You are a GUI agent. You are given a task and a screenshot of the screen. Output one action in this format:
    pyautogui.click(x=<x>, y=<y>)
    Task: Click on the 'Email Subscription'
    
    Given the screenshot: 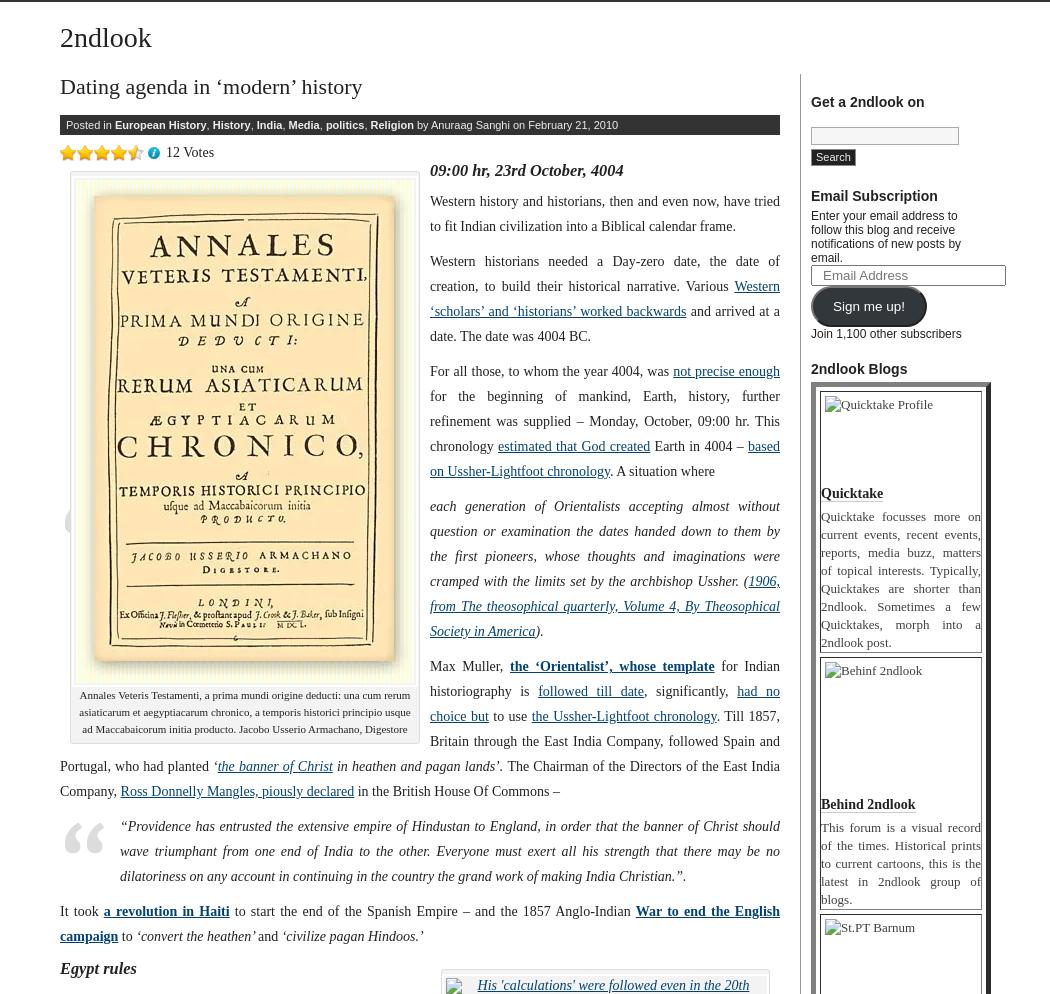 What is the action you would take?
    pyautogui.click(x=873, y=195)
    